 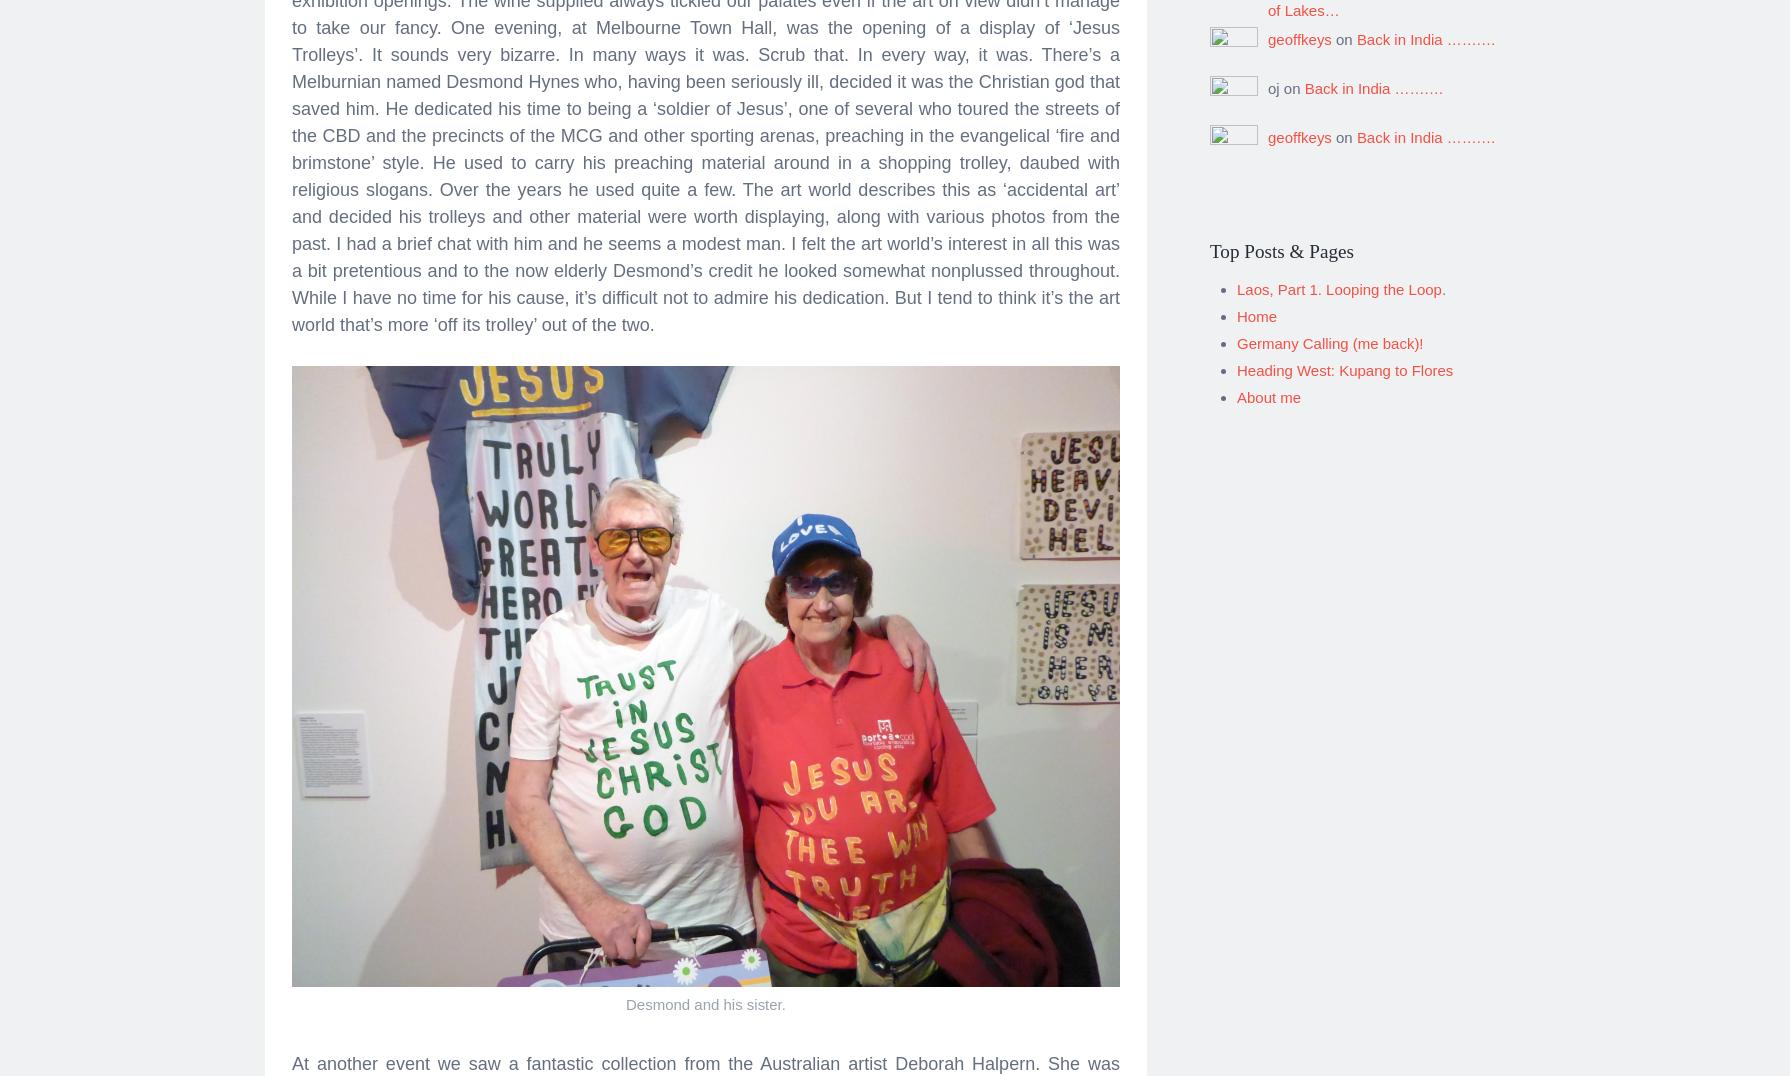 I want to click on 'oj on', so click(x=1285, y=81).